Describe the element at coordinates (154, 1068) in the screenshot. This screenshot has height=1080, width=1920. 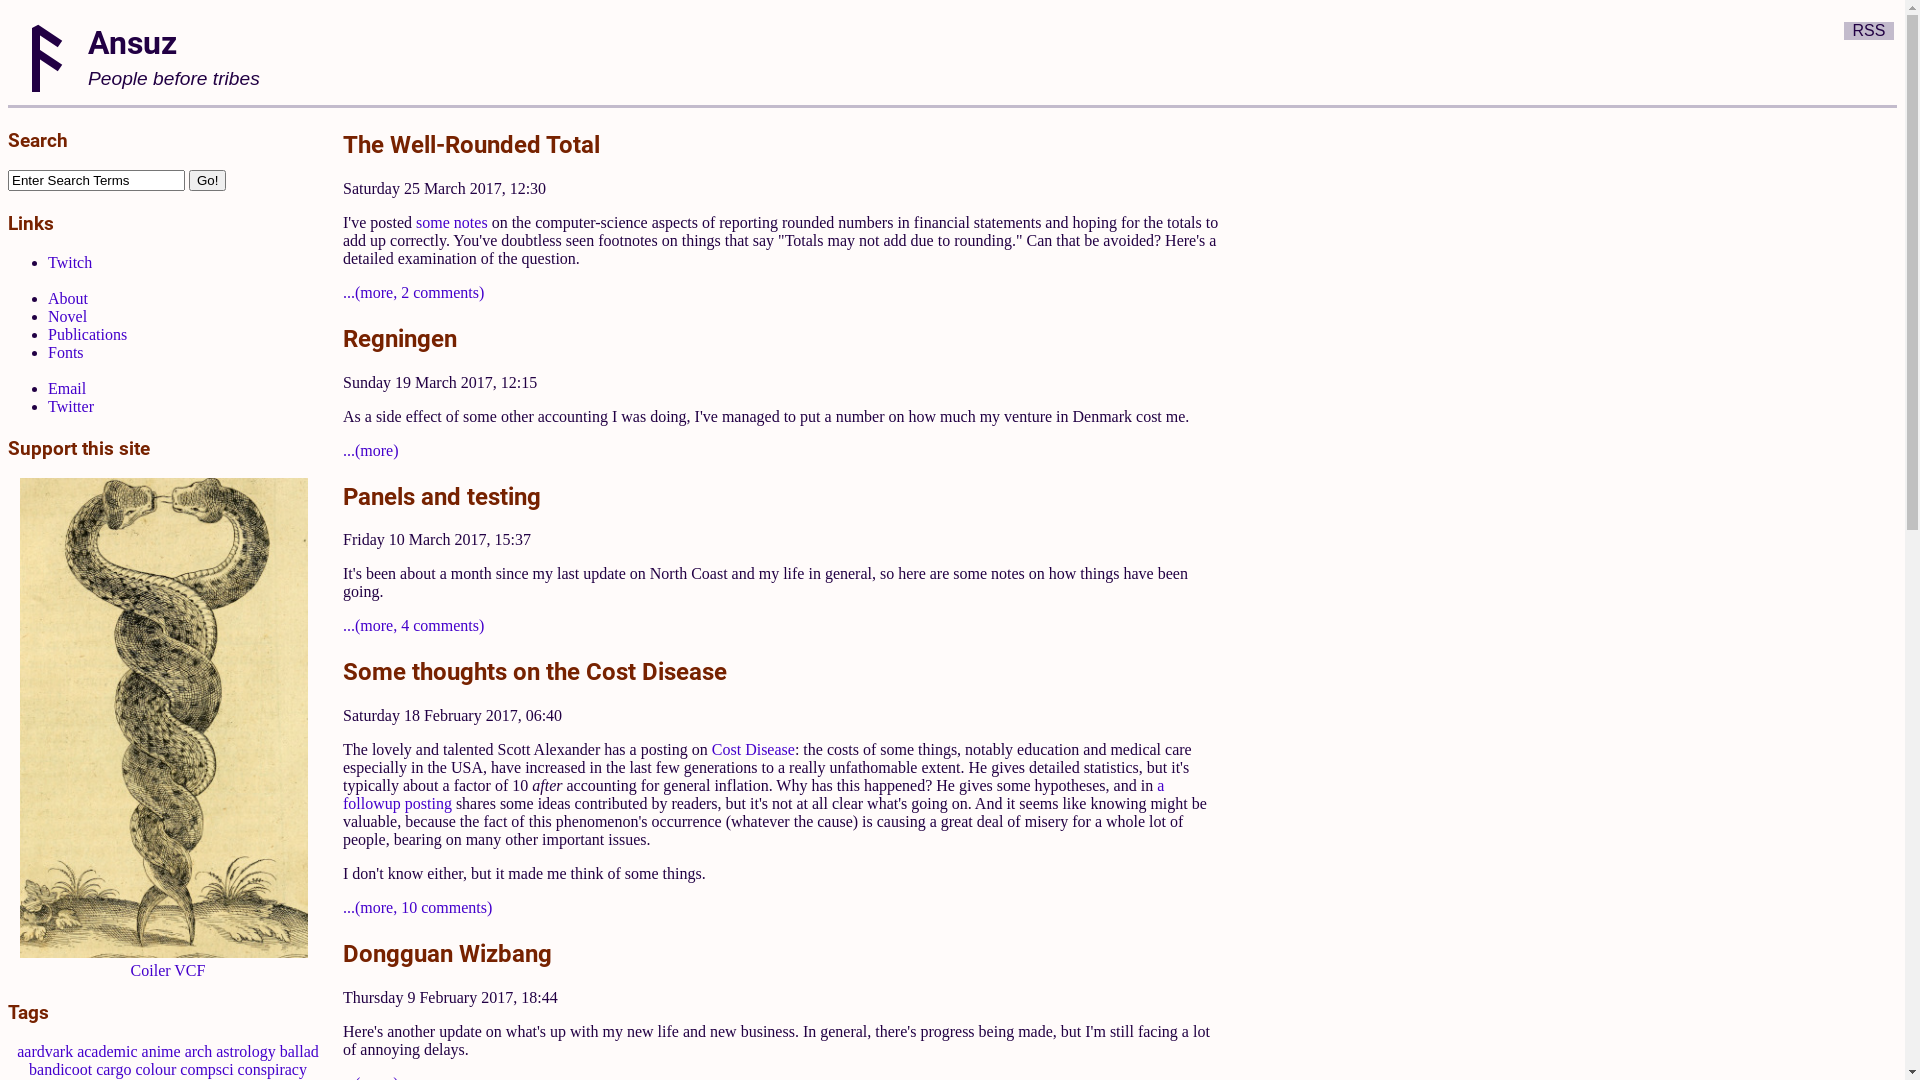
I see `'colour'` at that location.